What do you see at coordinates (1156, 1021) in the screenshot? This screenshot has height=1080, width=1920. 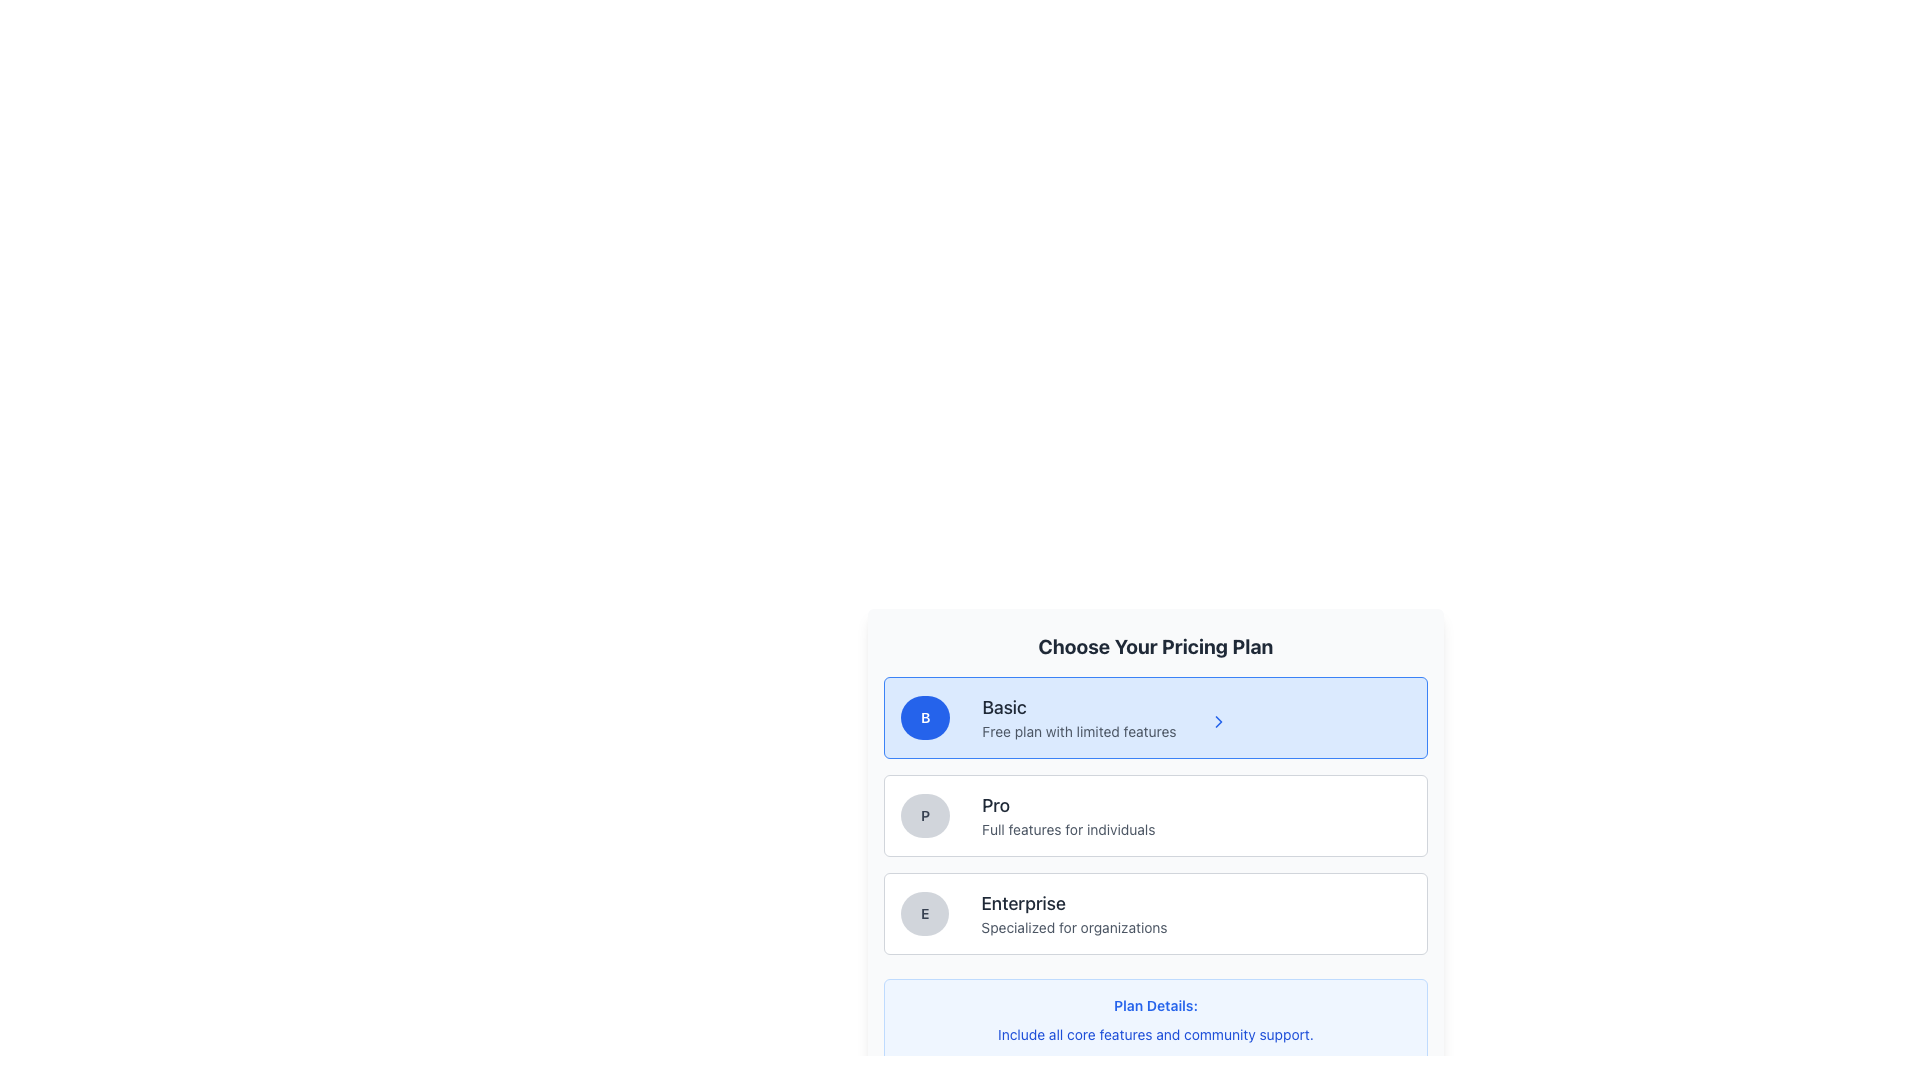 I see `contents of the informational text block labeled 'Plan Details:' located below the pricing options in the pricing section` at bounding box center [1156, 1021].